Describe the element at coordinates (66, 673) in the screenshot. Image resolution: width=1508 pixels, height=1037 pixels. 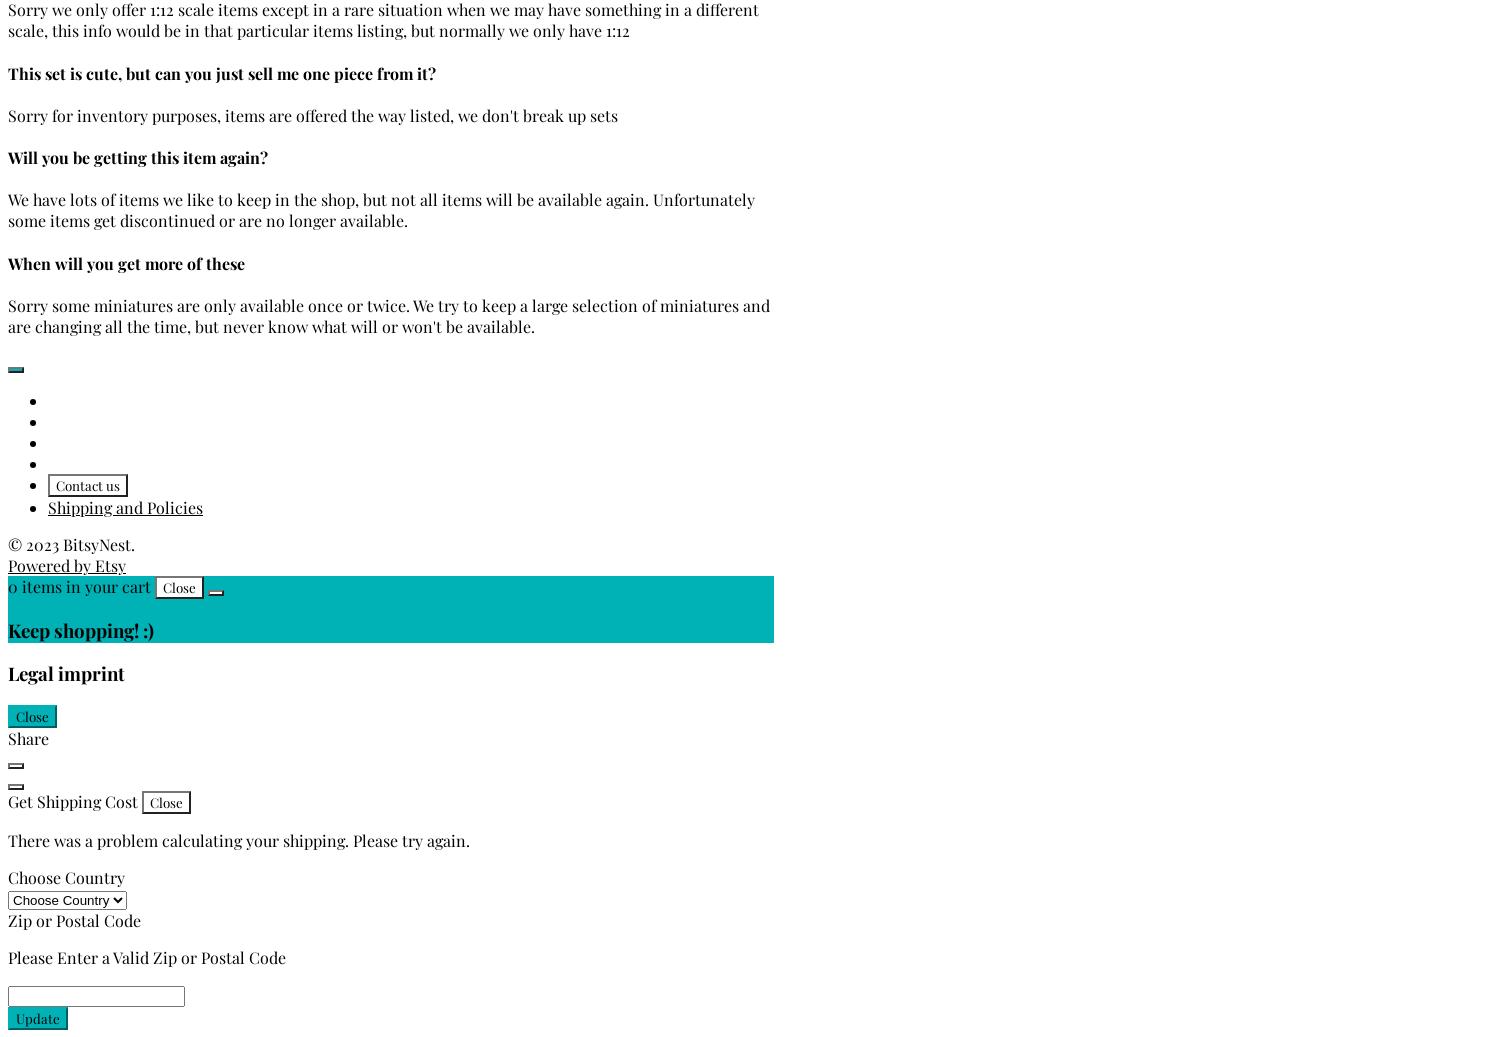
I see `'Legal imprint'` at that location.